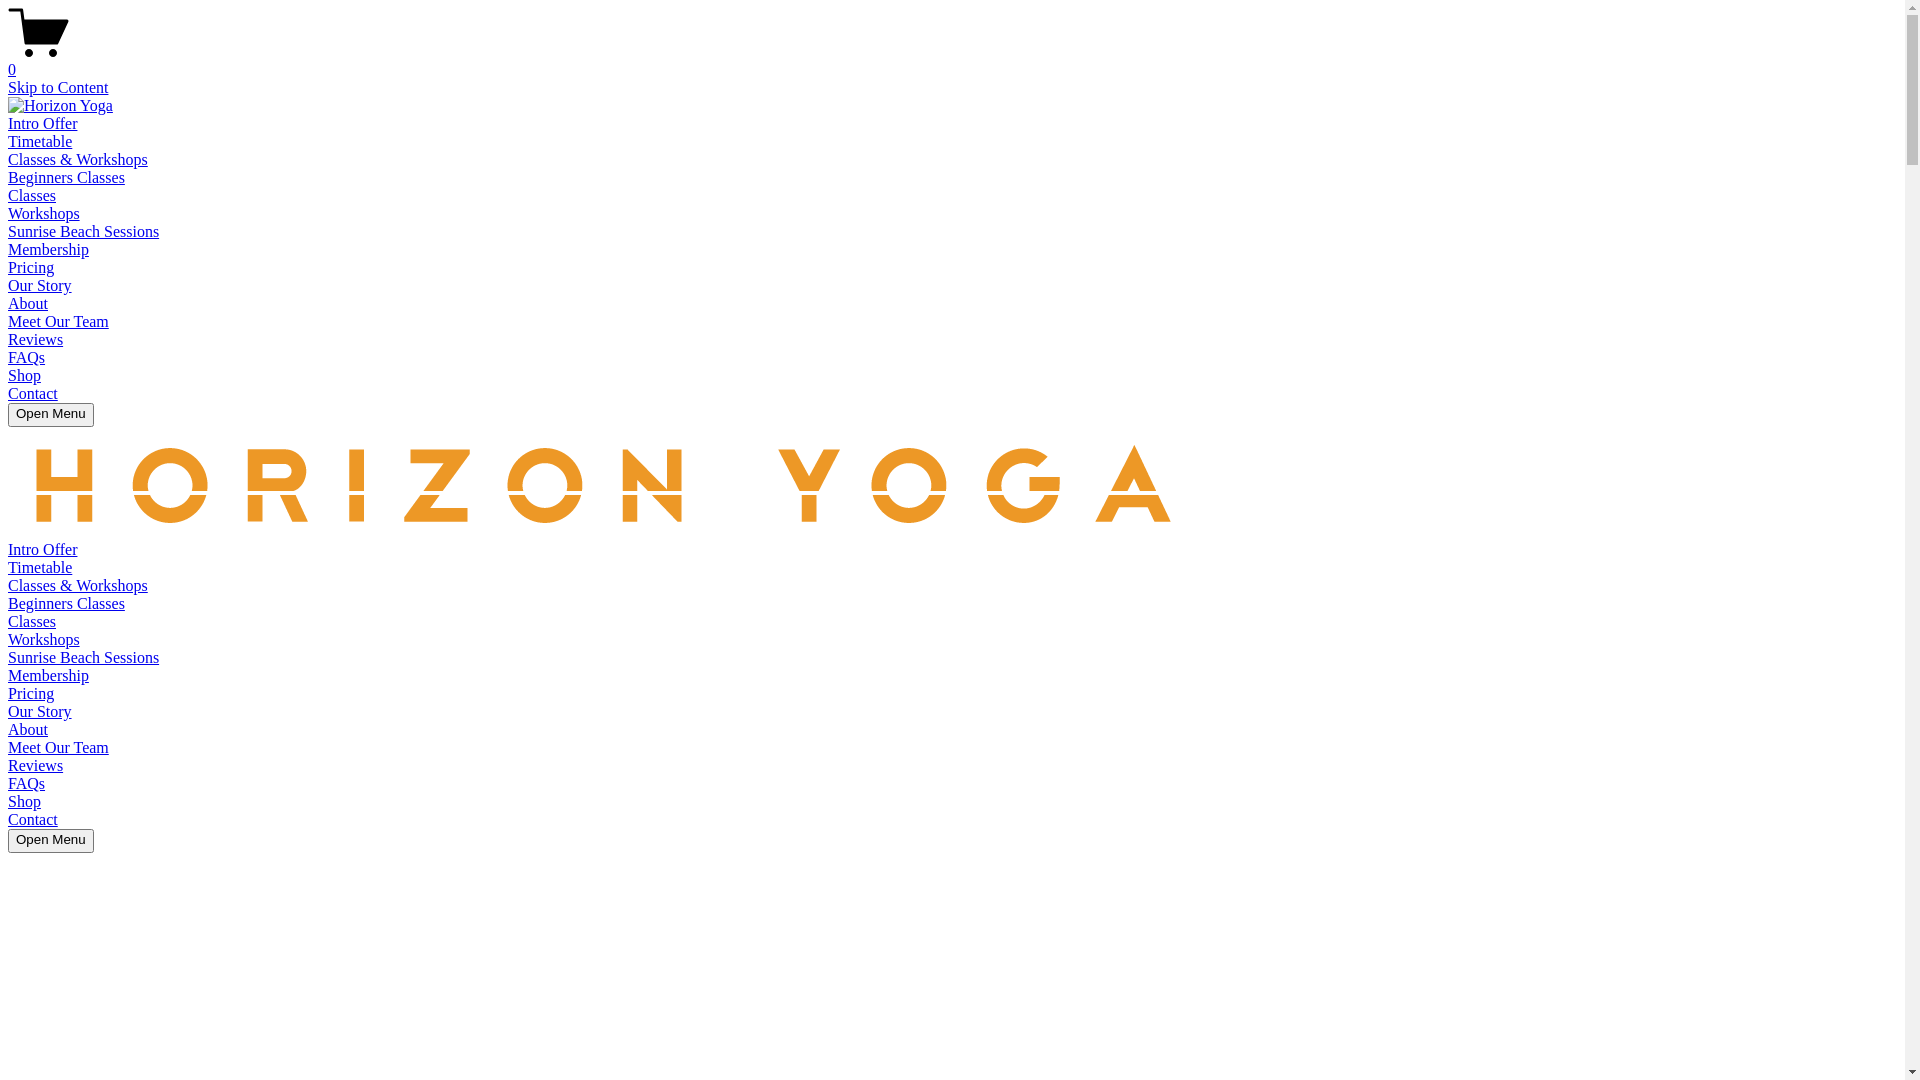 This screenshot has width=1920, height=1080. Describe the element at coordinates (32, 620) in the screenshot. I see `'Classes'` at that location.